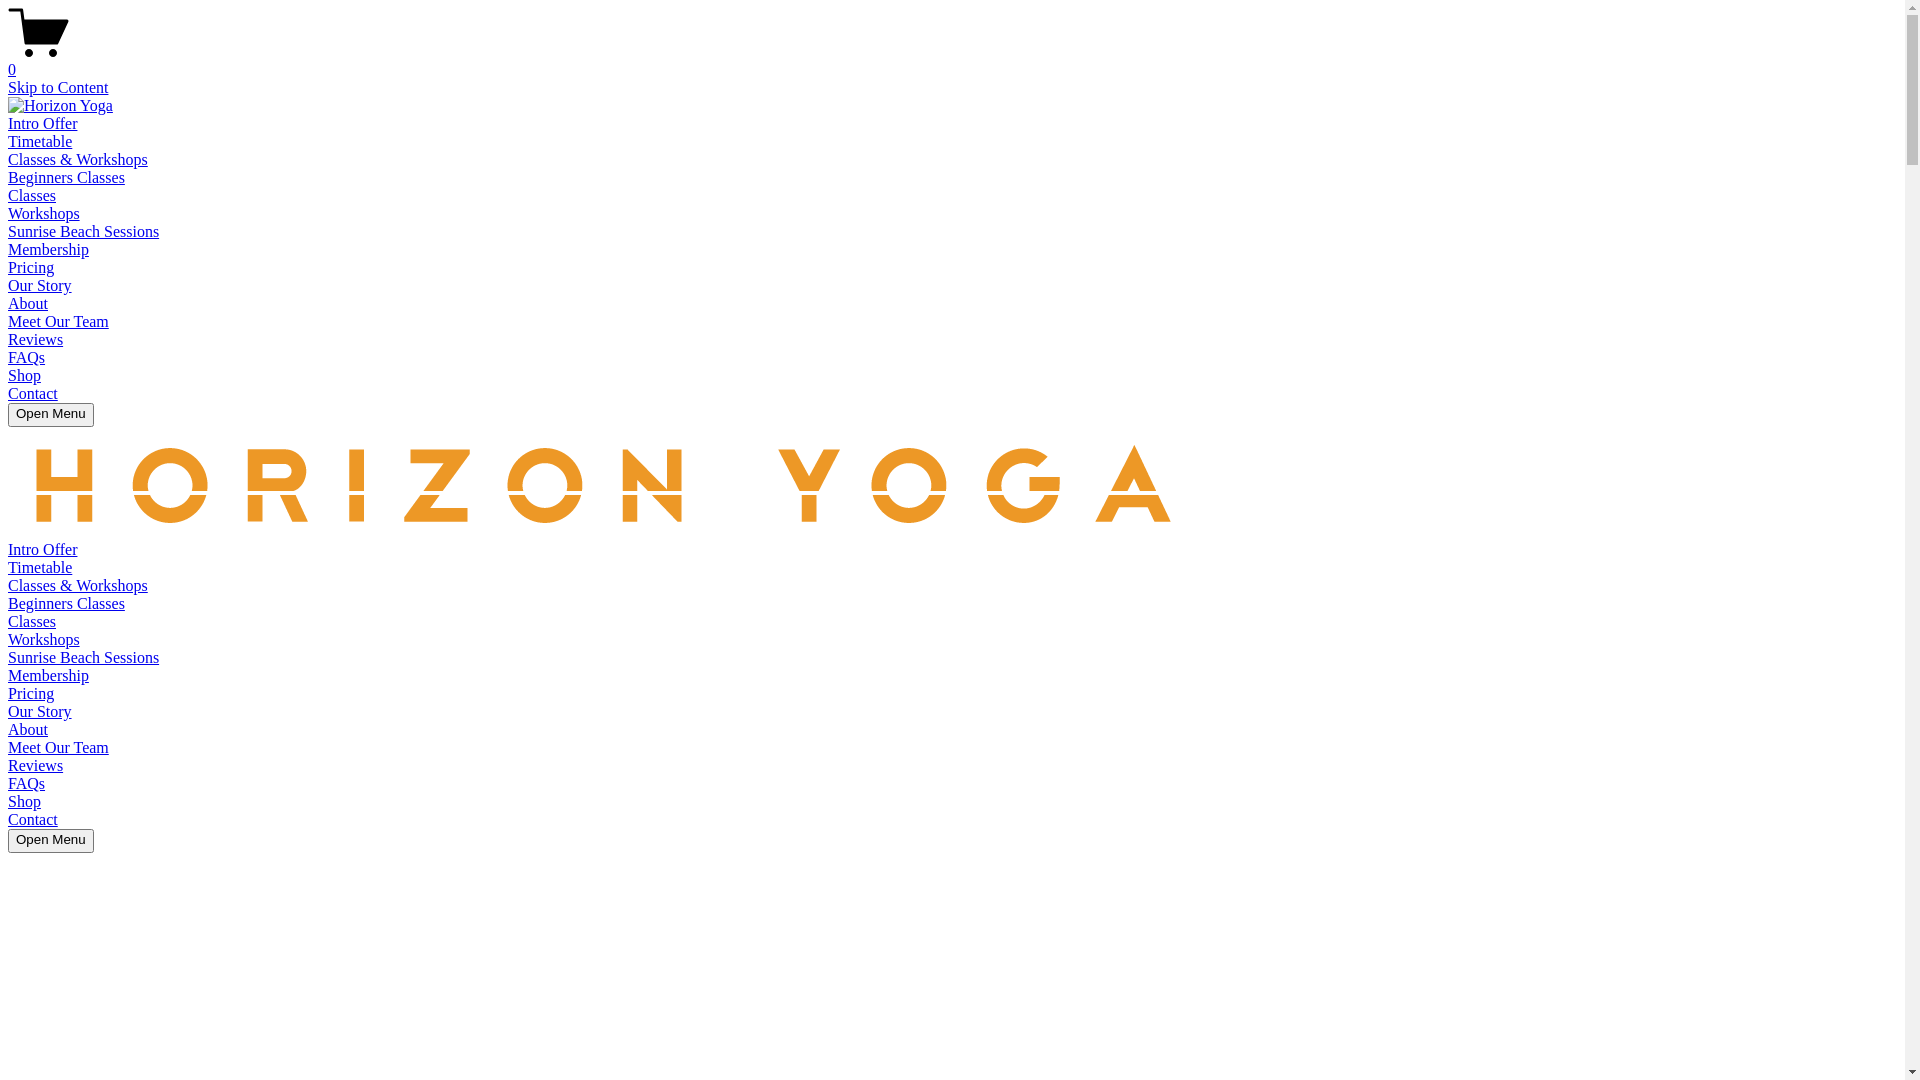 This screenshot has width=1920, height=1080. Describe the element at coordinates (32, 620) in the screenshot. I see `'Classes'` at that location.